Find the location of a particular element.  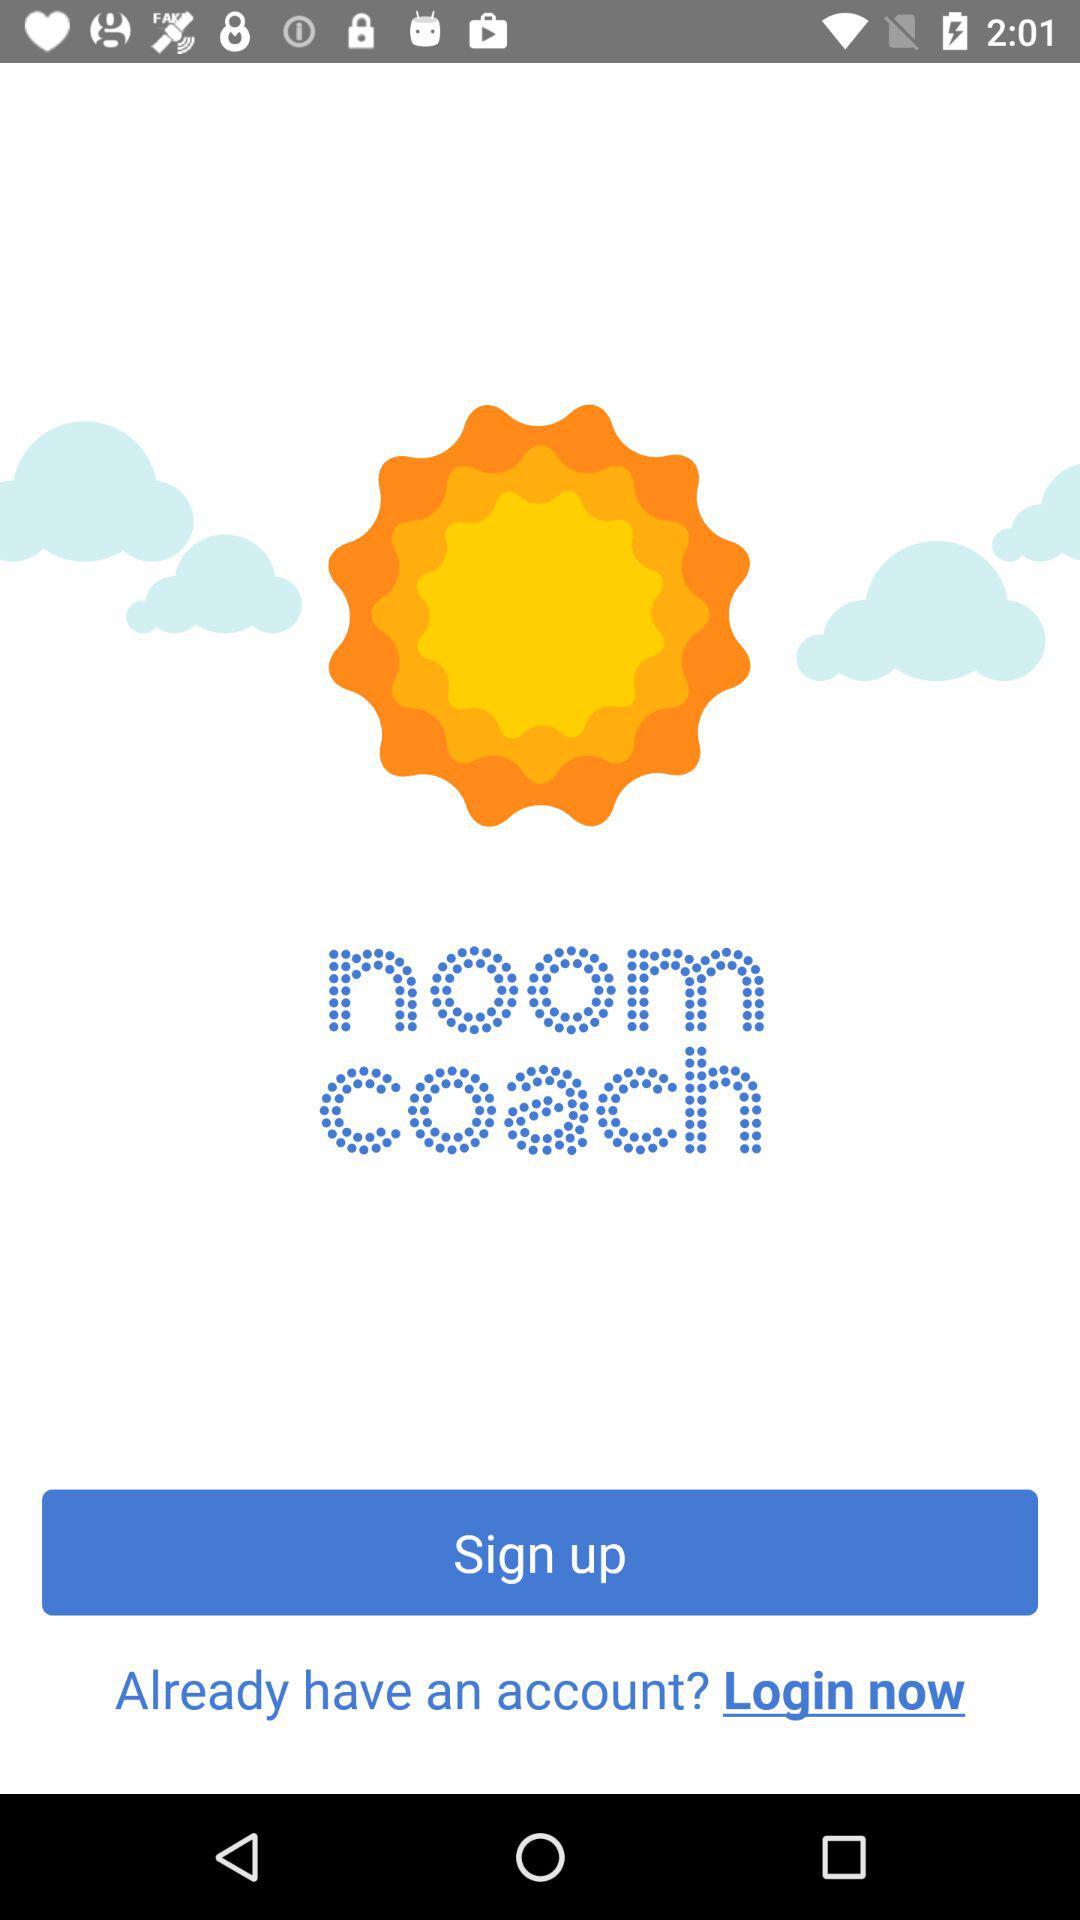

sign up is located at coordinates (540, 1551).